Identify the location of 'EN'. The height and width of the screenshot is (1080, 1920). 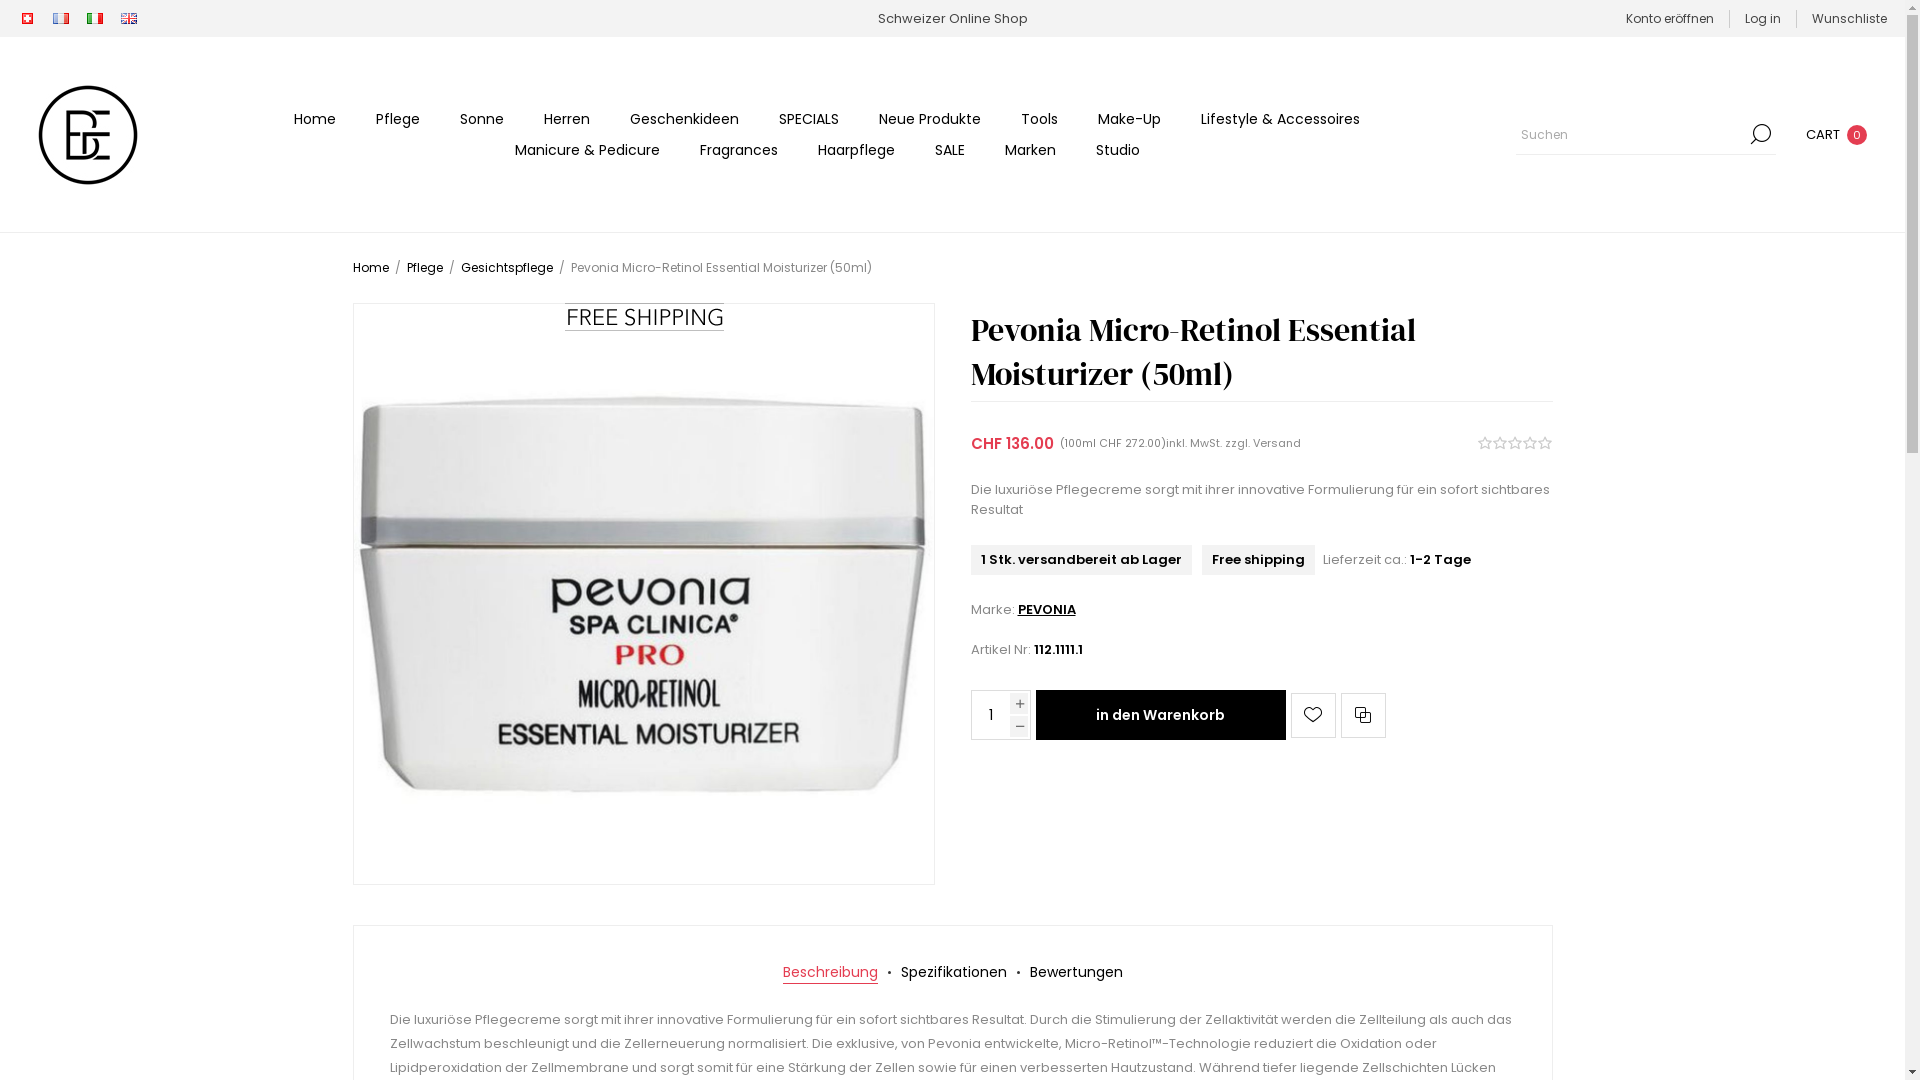
(119, 18).